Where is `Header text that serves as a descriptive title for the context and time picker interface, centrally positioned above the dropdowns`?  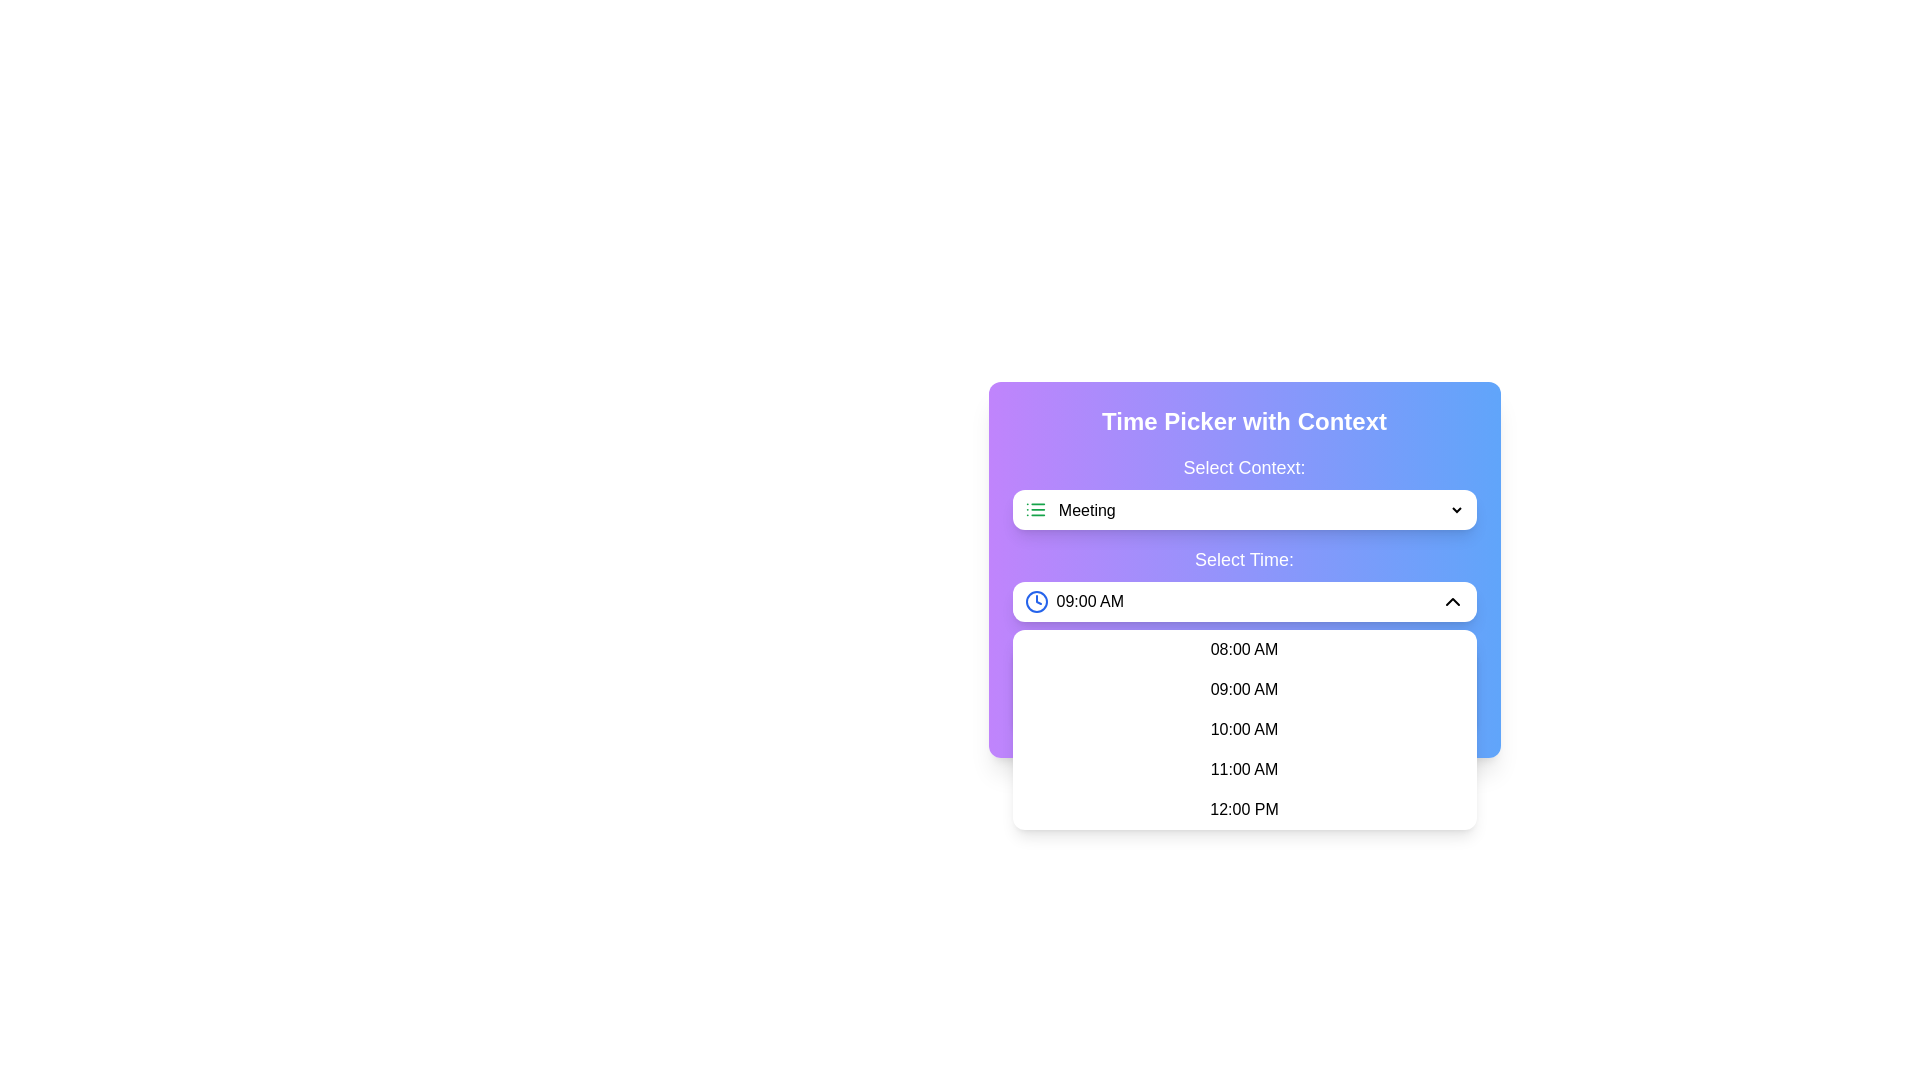 Header text that serves as a descriptive title for the context and time picker interface, centrally positioned above the dropdowns is located at coordinates (1243, 420).